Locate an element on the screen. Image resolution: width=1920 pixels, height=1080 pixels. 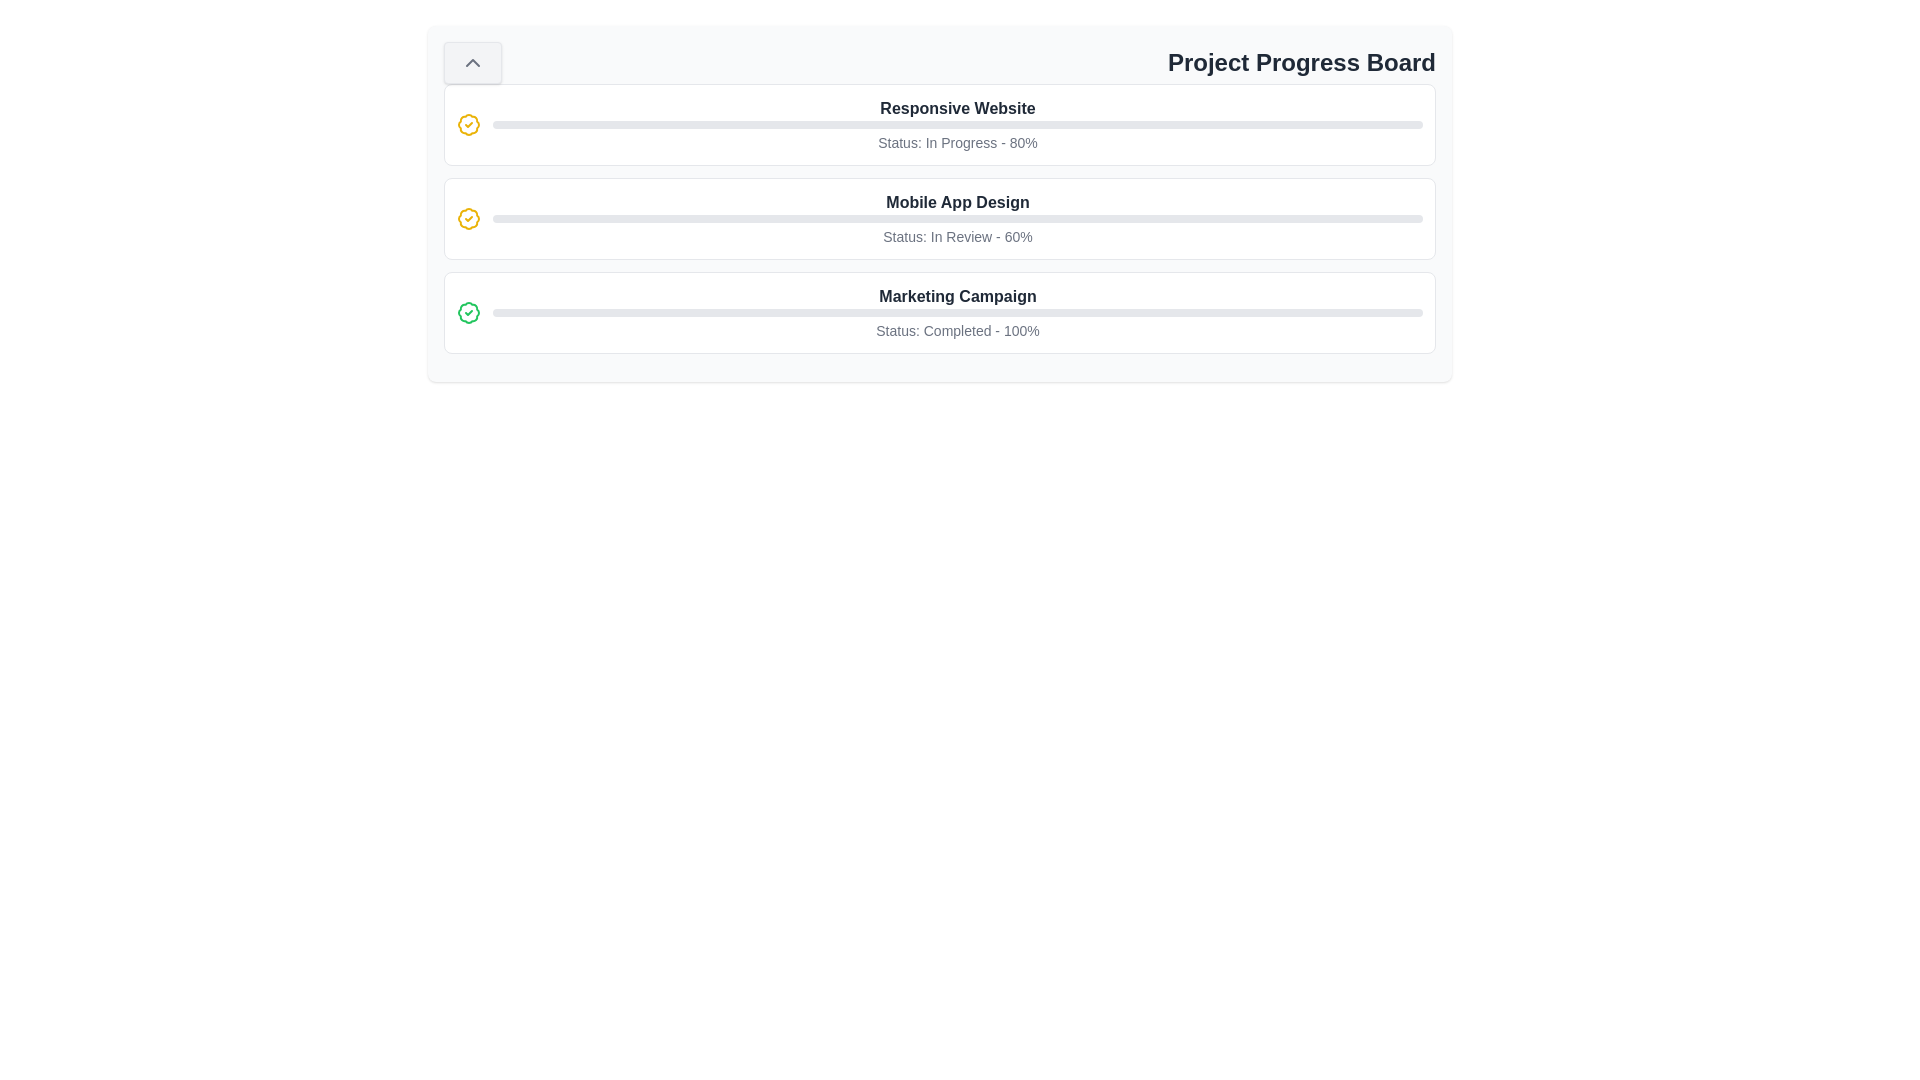
the progress bar representing the 'Marketing Campaign' project which shows 100% completion, filled entirely in blue, located below the title 'Marketing Campaign' is located at coordinates (957, 312).